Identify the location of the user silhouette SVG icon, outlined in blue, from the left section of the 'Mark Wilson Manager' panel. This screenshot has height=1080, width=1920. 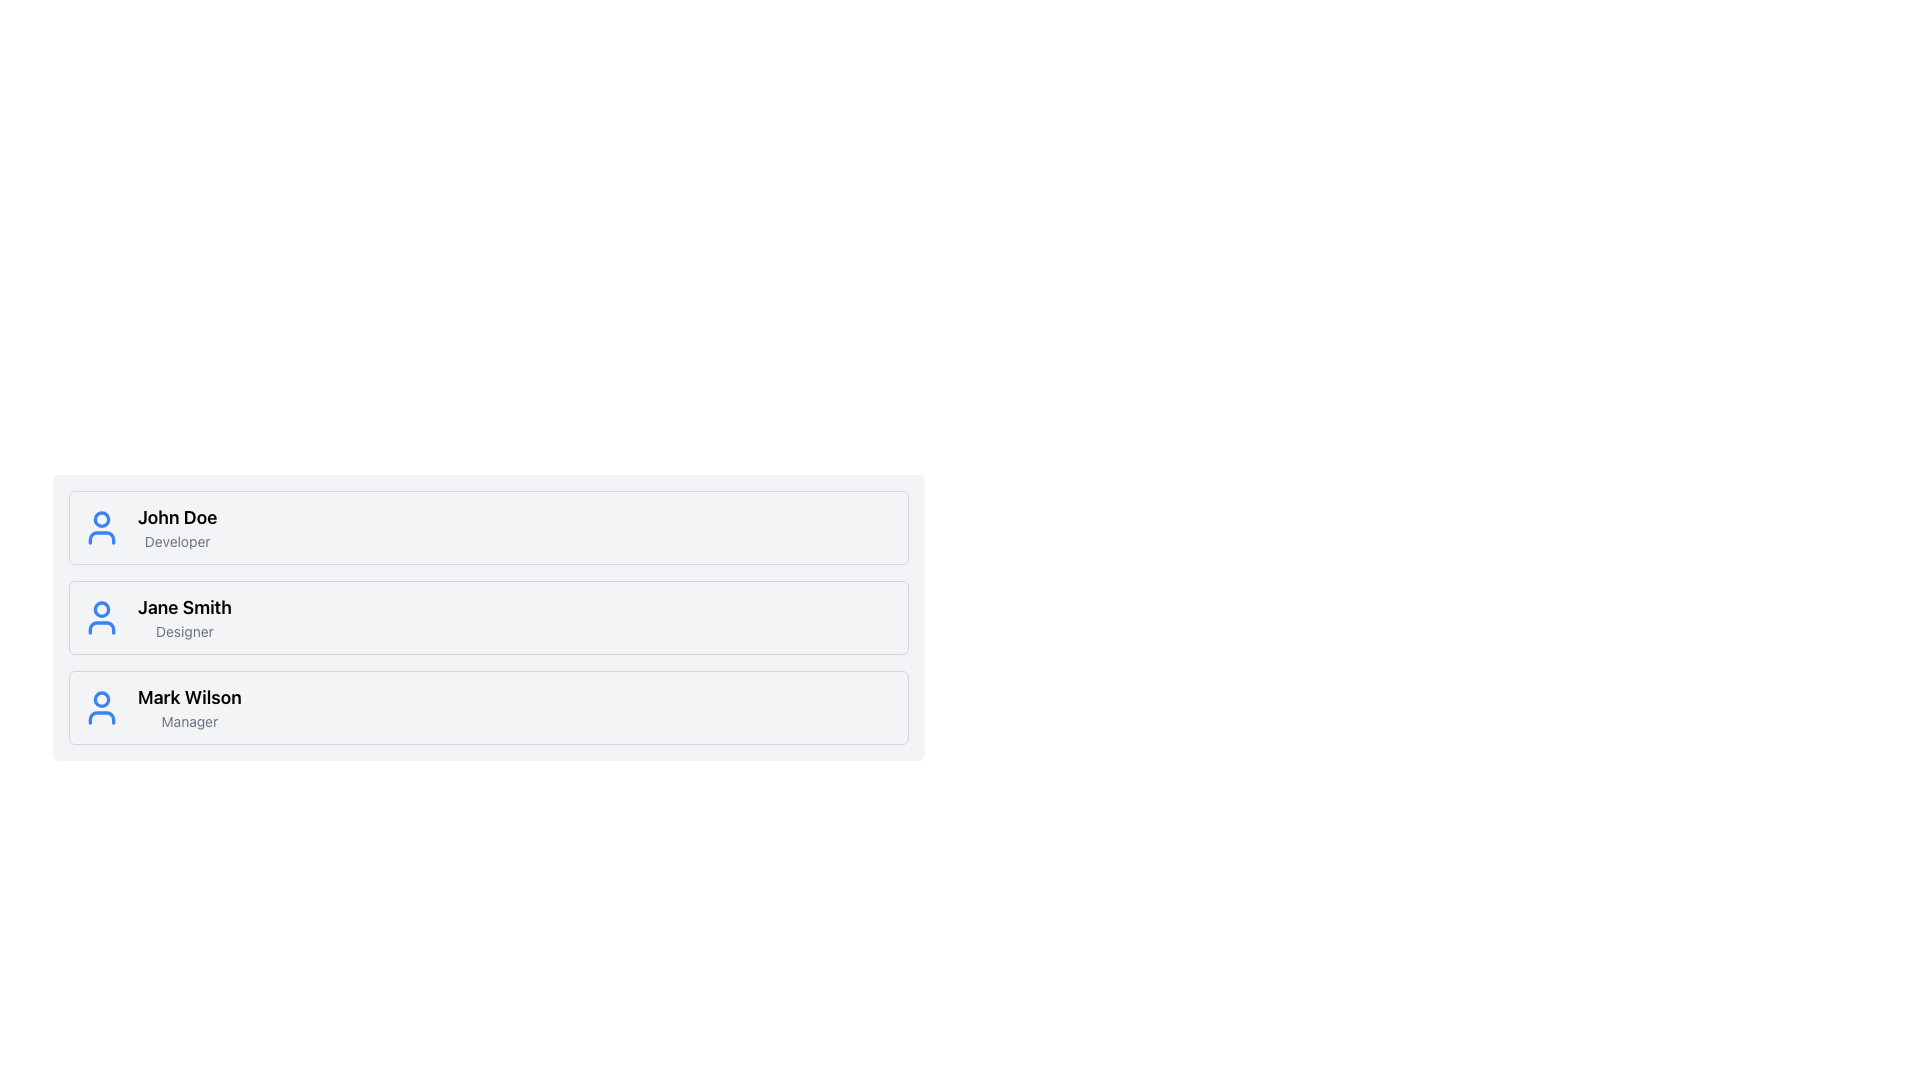
(100, 707).